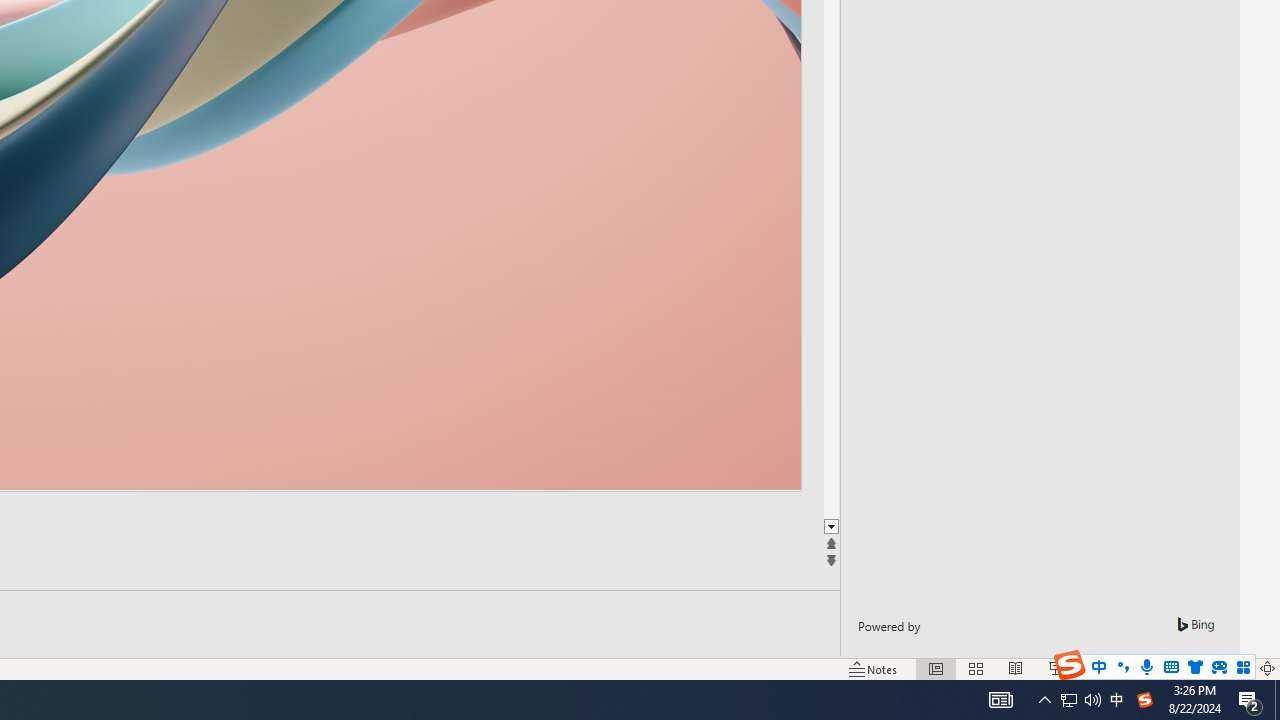 This screenshot has width=1280, height=720. What do you see at coordinates (1233, 669) in the screenshot?
I see `'Zoom 133%'` at bounding box center [1233, 669].